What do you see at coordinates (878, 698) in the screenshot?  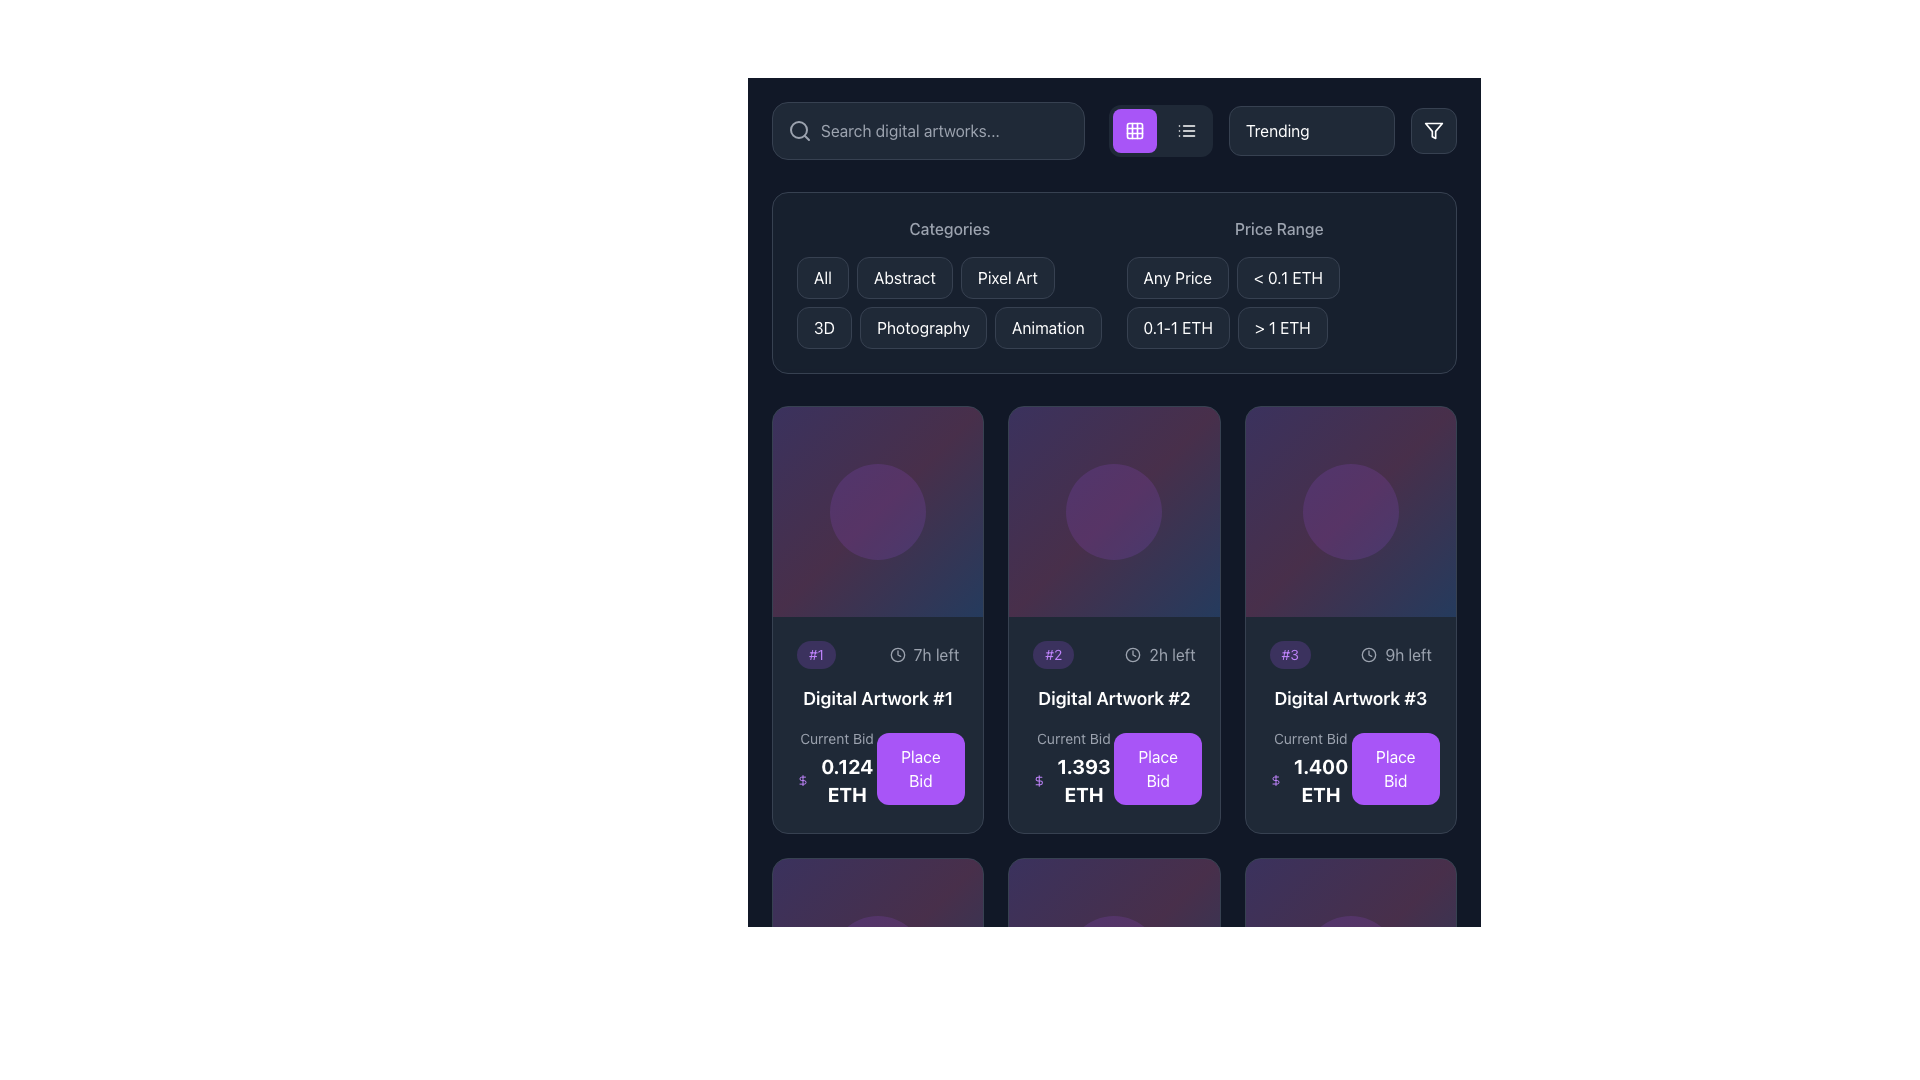 I see `the title text label of the digital artwork card, which is positioned above the 'Current Bid' and 'Place Bid' sections in the leftmost column` at bounding box center [878, 698].